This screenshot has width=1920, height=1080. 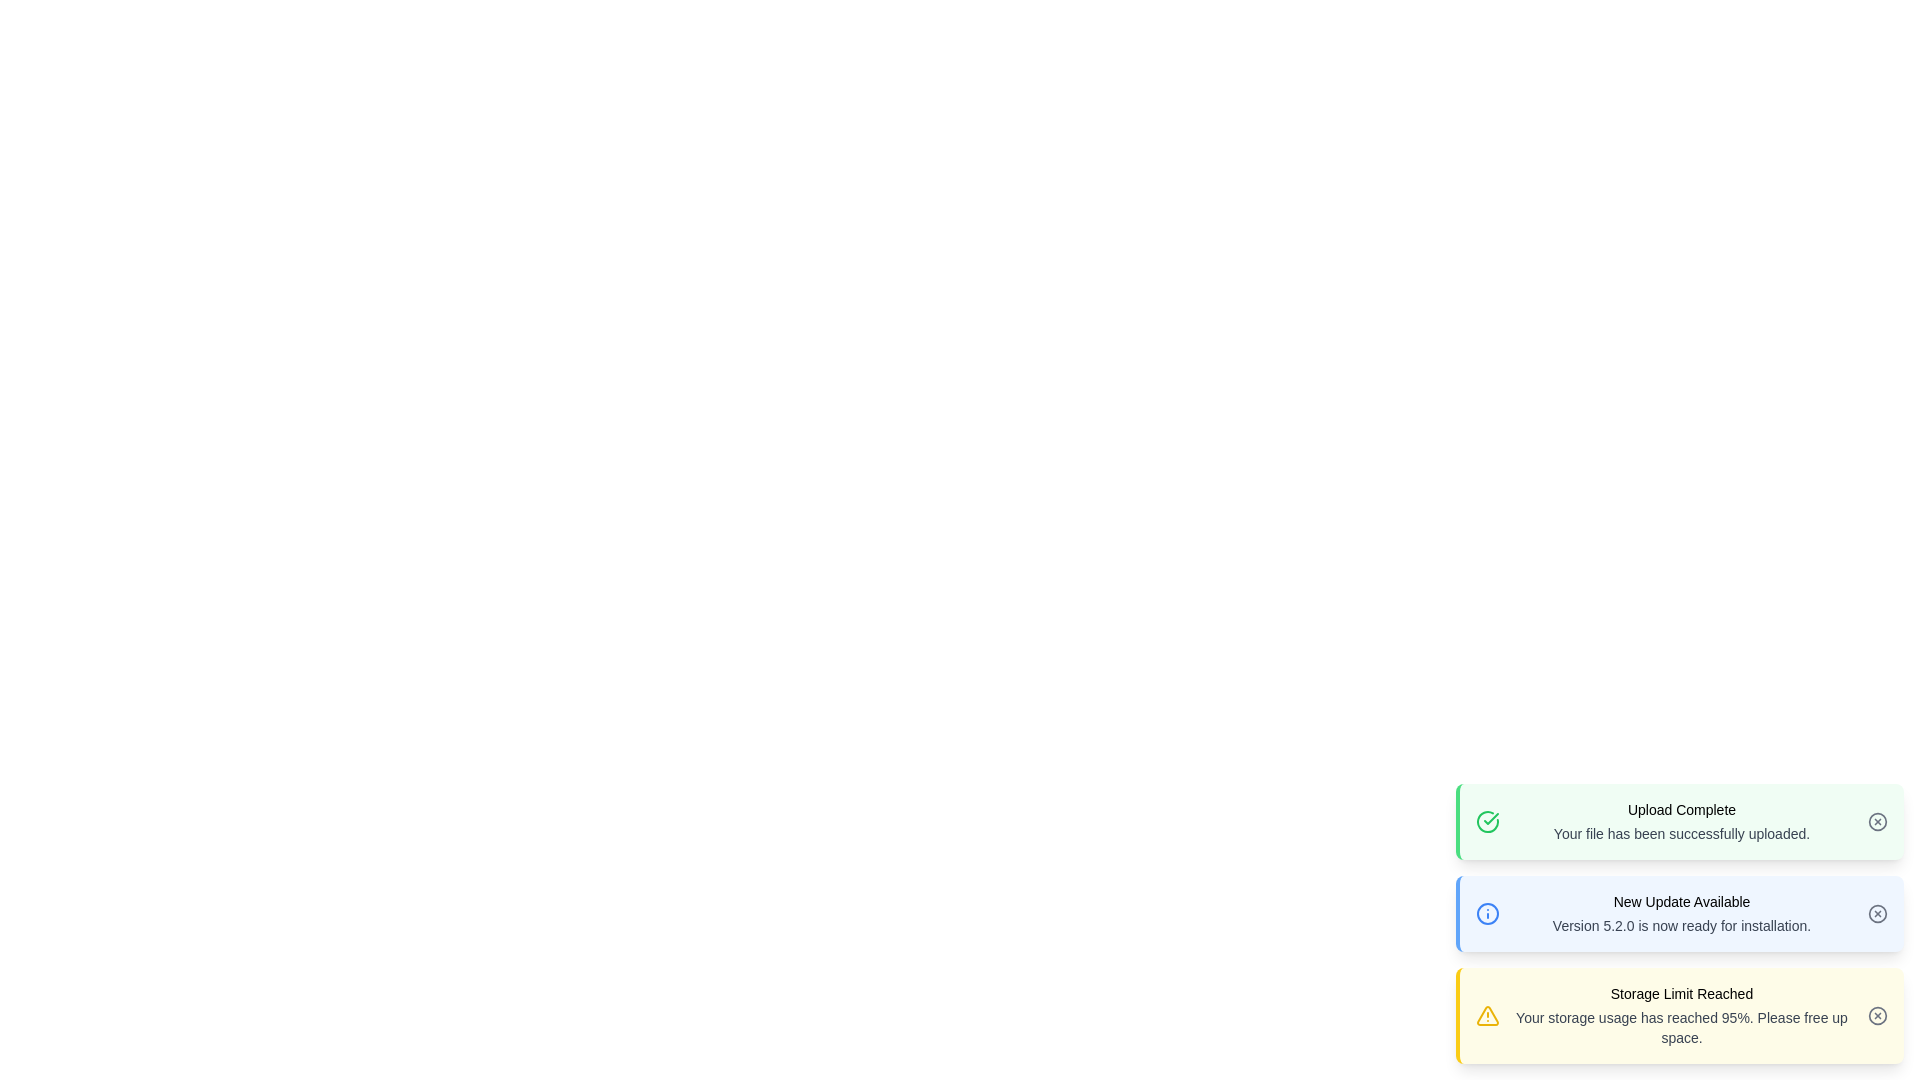 What do you see at coordinates (1488, 914) in the screenshot?
I see `the central Circle element within the SVG graphic, which serves a decorative or informational purpose` at bounding box center [1488, 914].